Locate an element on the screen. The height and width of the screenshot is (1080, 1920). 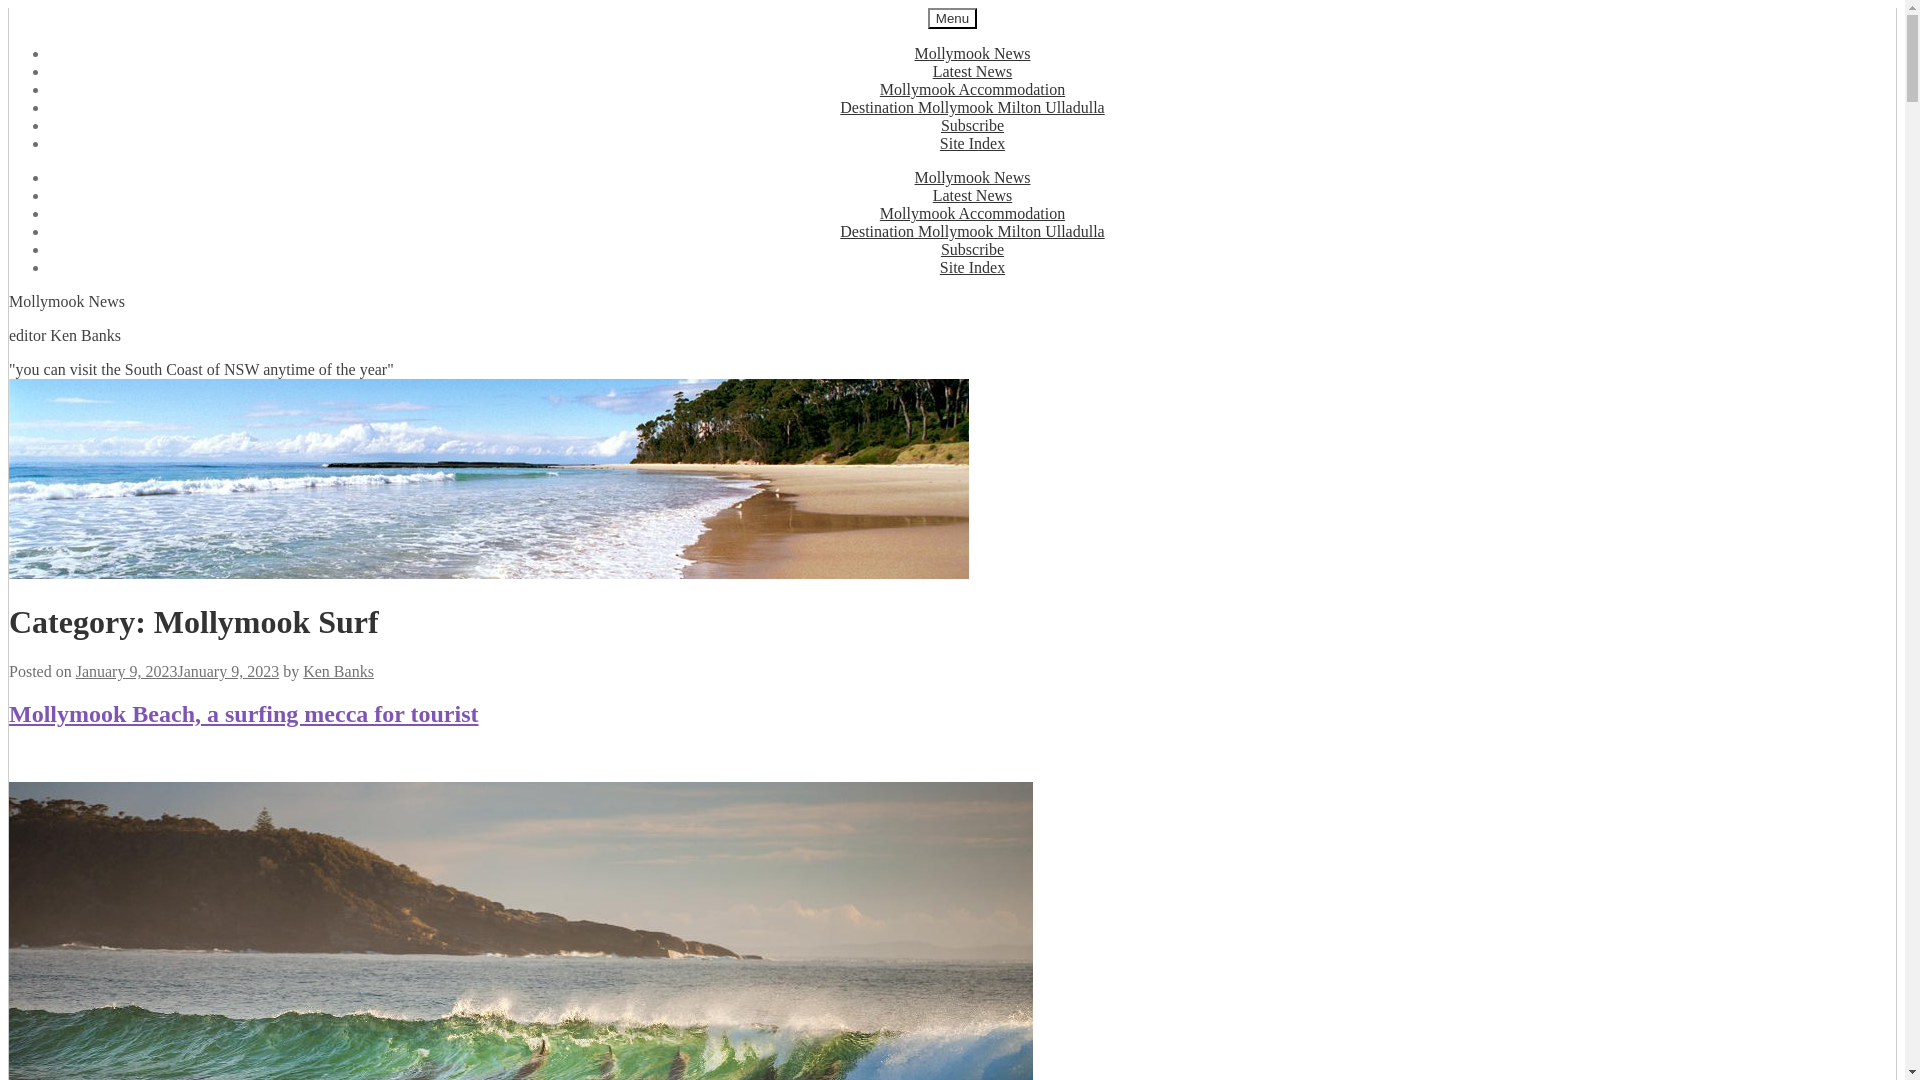
'Mollymook News' is located at coordinates (971, 52).